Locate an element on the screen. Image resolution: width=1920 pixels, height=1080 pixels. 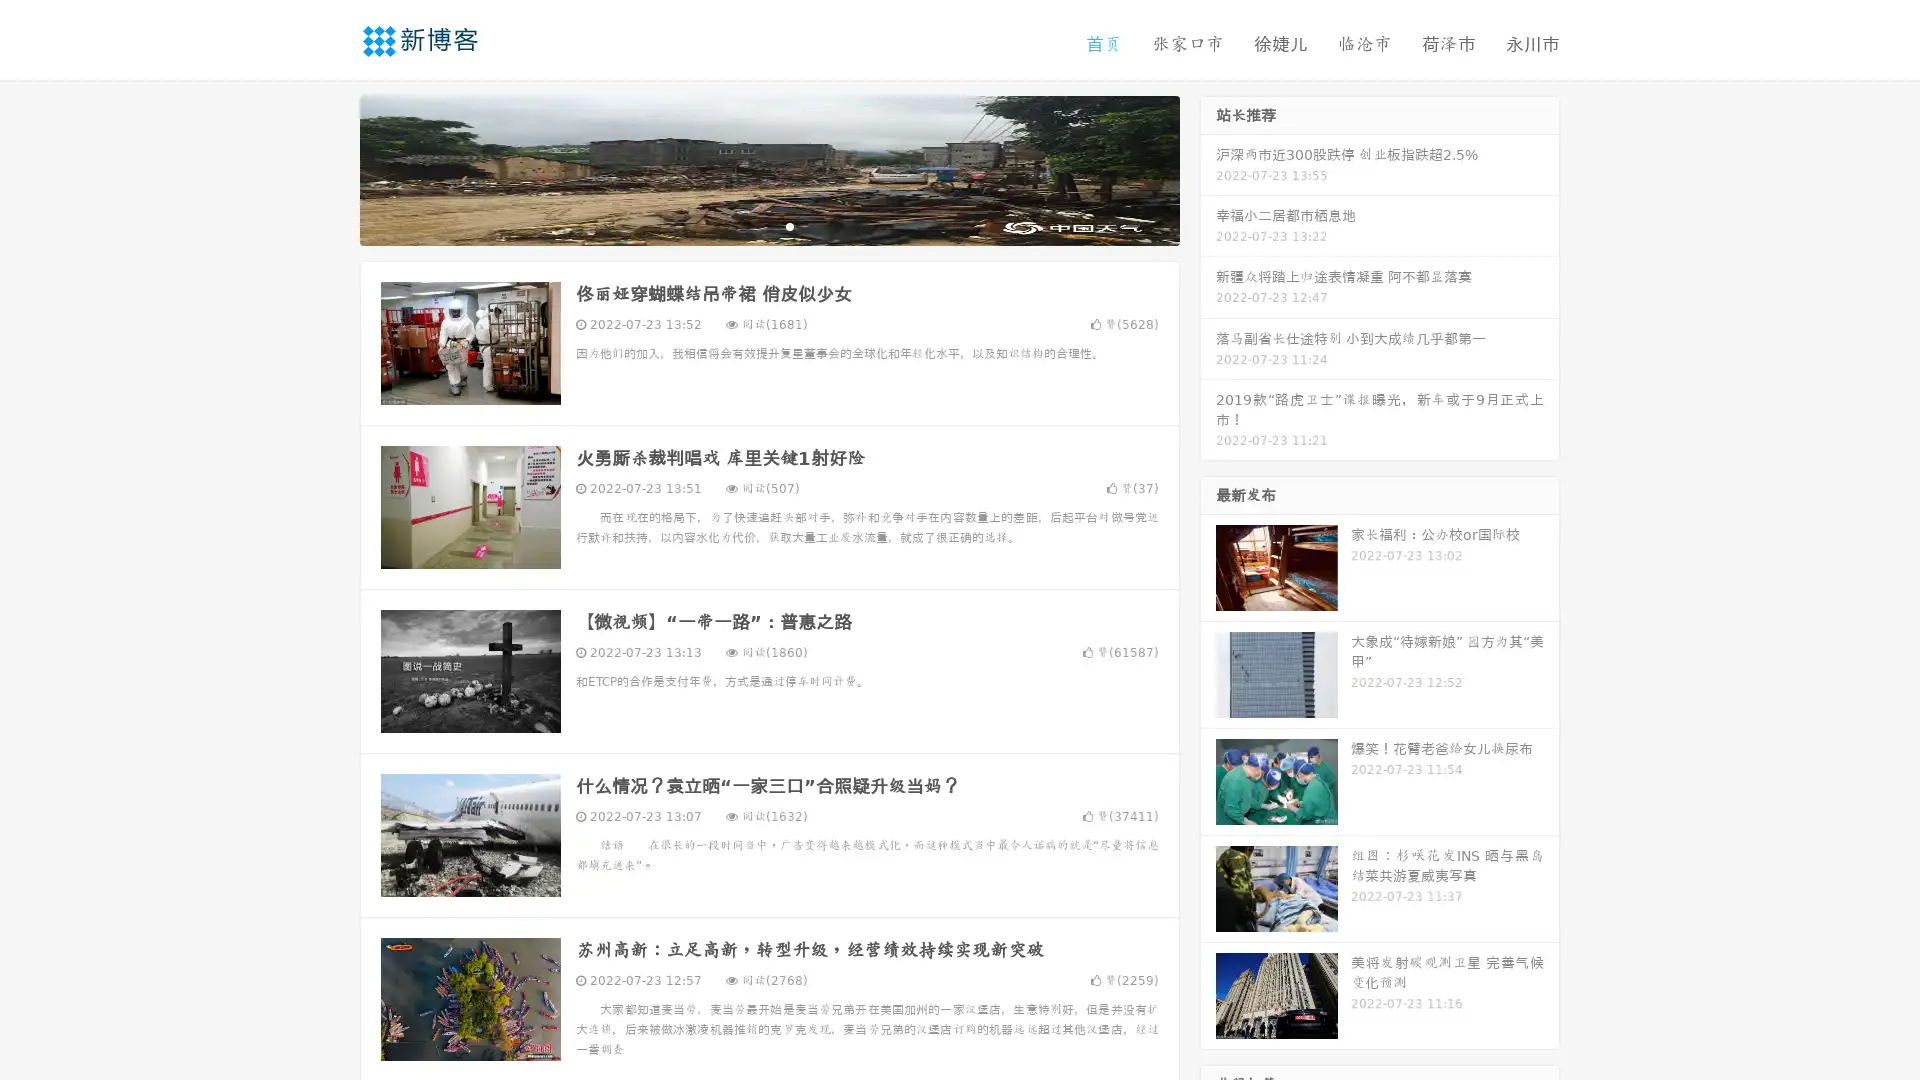
Go to slide 2 is located at coordinates (768, 225).